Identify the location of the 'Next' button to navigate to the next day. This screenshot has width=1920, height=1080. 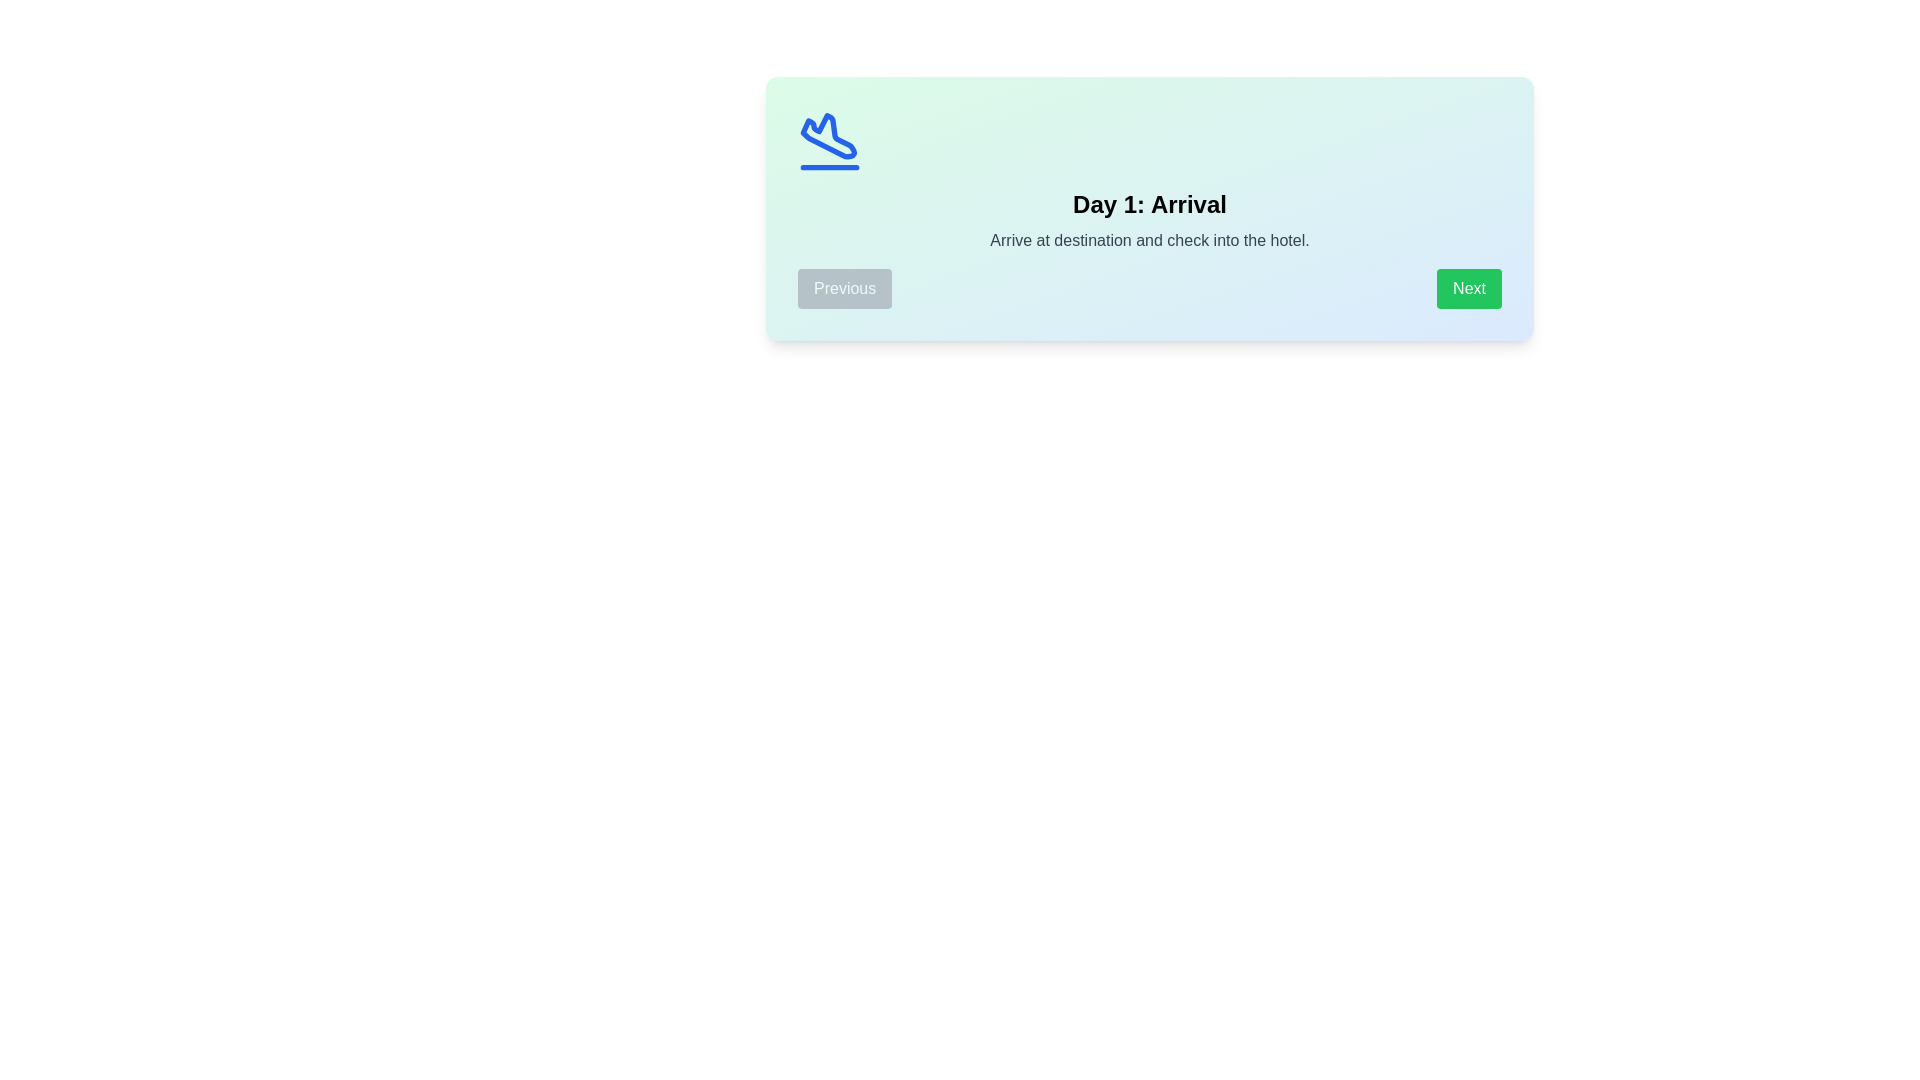
(1469, 289).